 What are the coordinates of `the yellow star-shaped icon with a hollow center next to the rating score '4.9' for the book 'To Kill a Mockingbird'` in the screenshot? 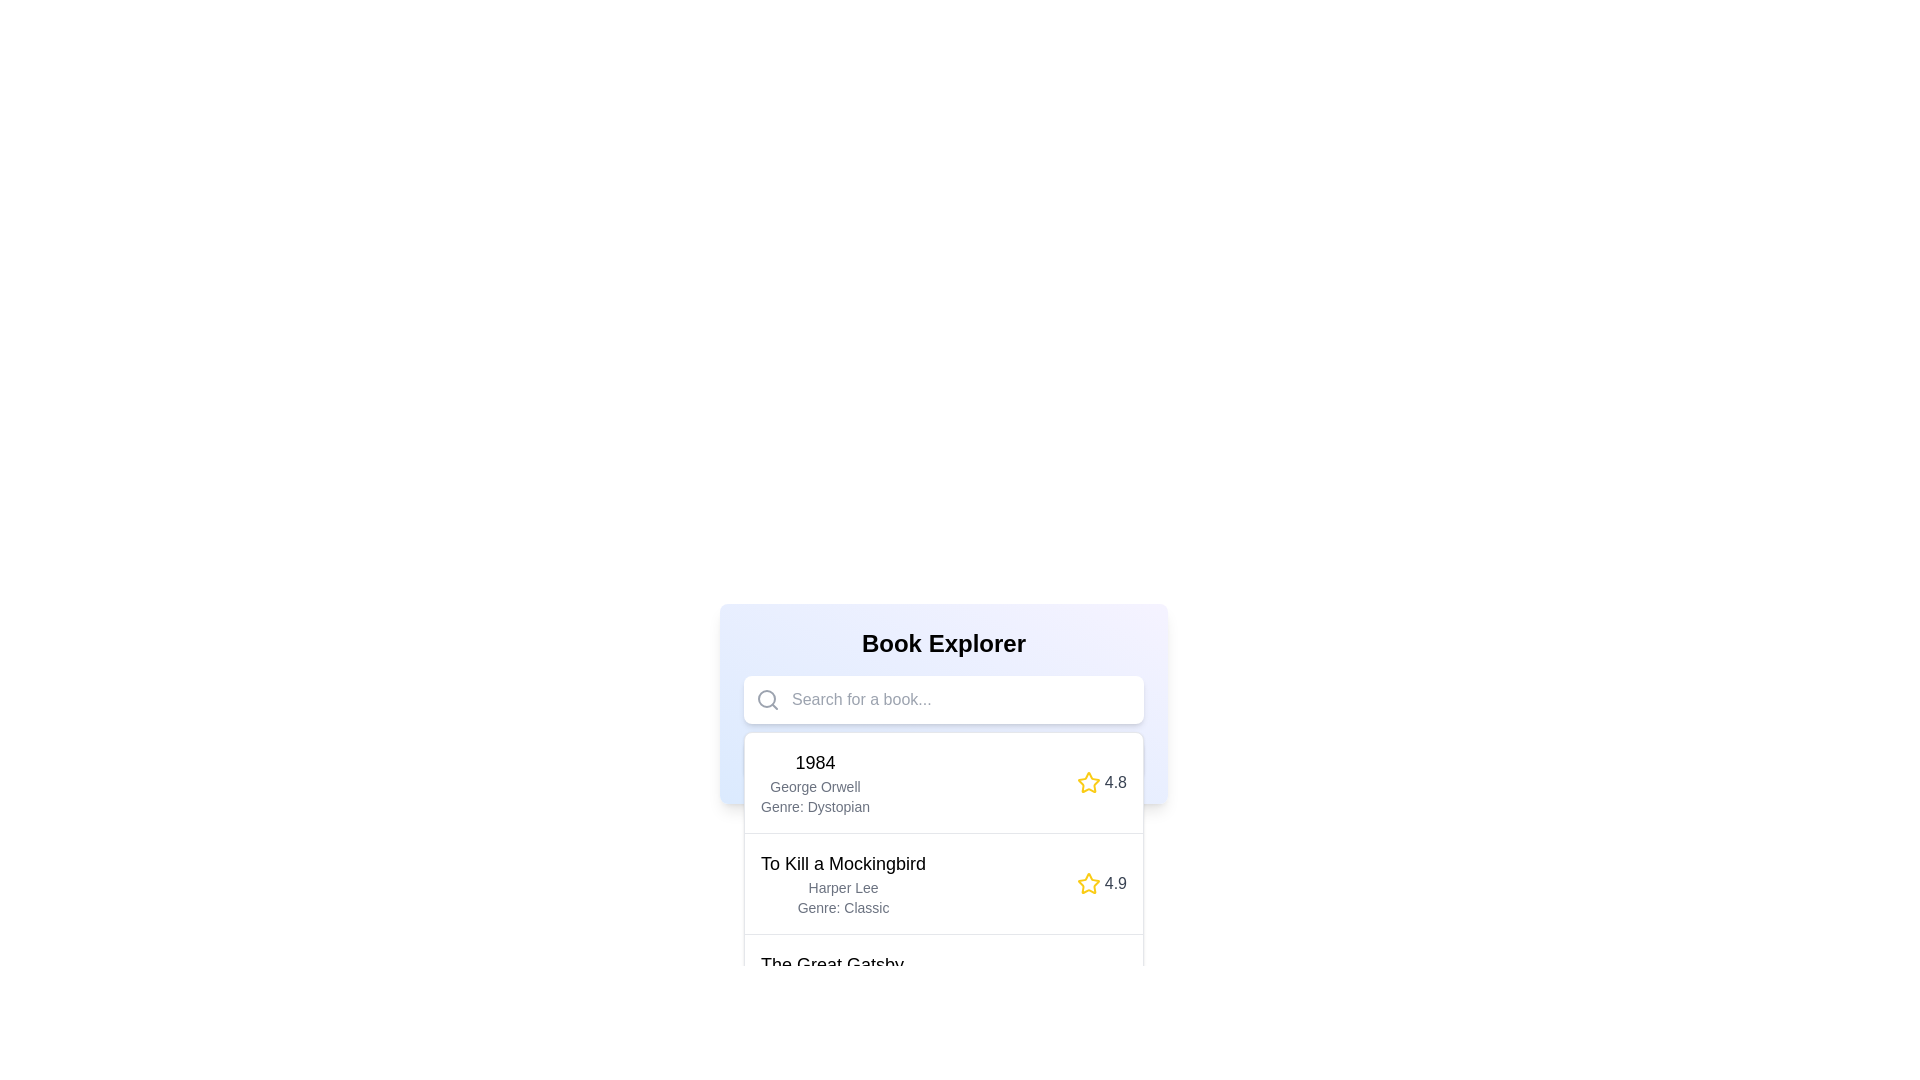 It's located at (1087, 882).